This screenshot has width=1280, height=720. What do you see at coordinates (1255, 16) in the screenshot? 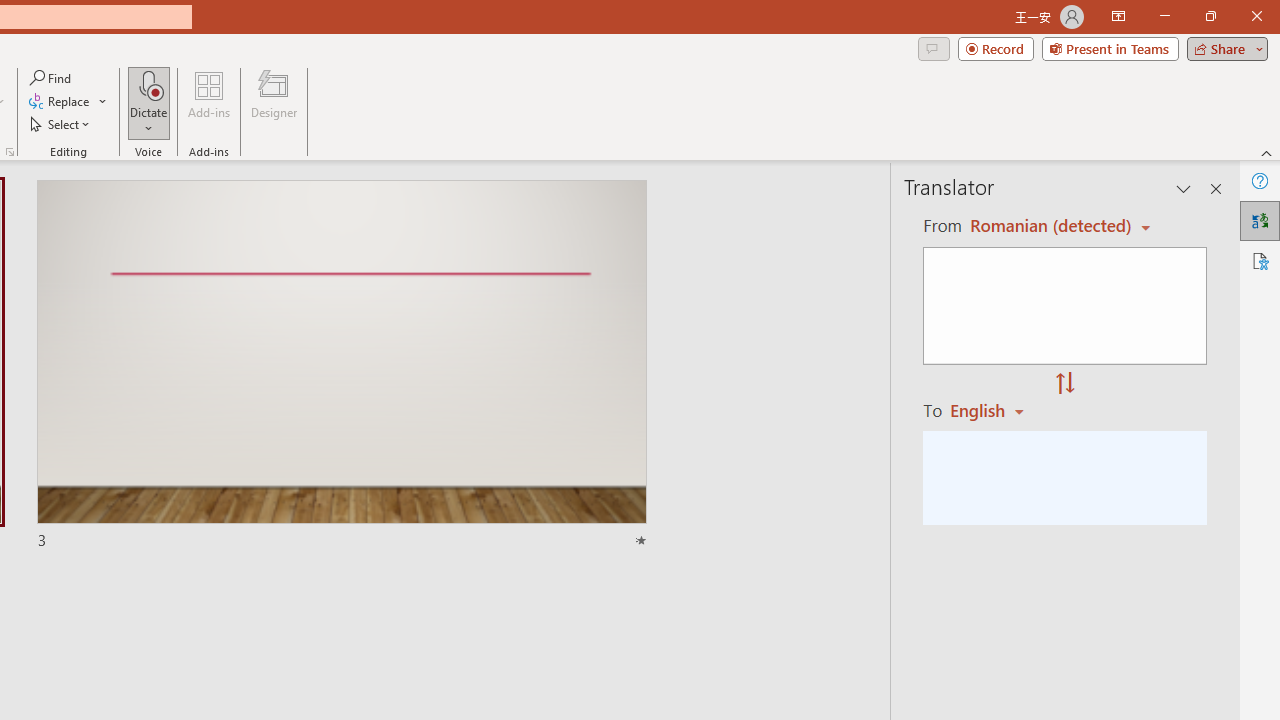
I see `'Close'` at bounding box center [1255, 16].